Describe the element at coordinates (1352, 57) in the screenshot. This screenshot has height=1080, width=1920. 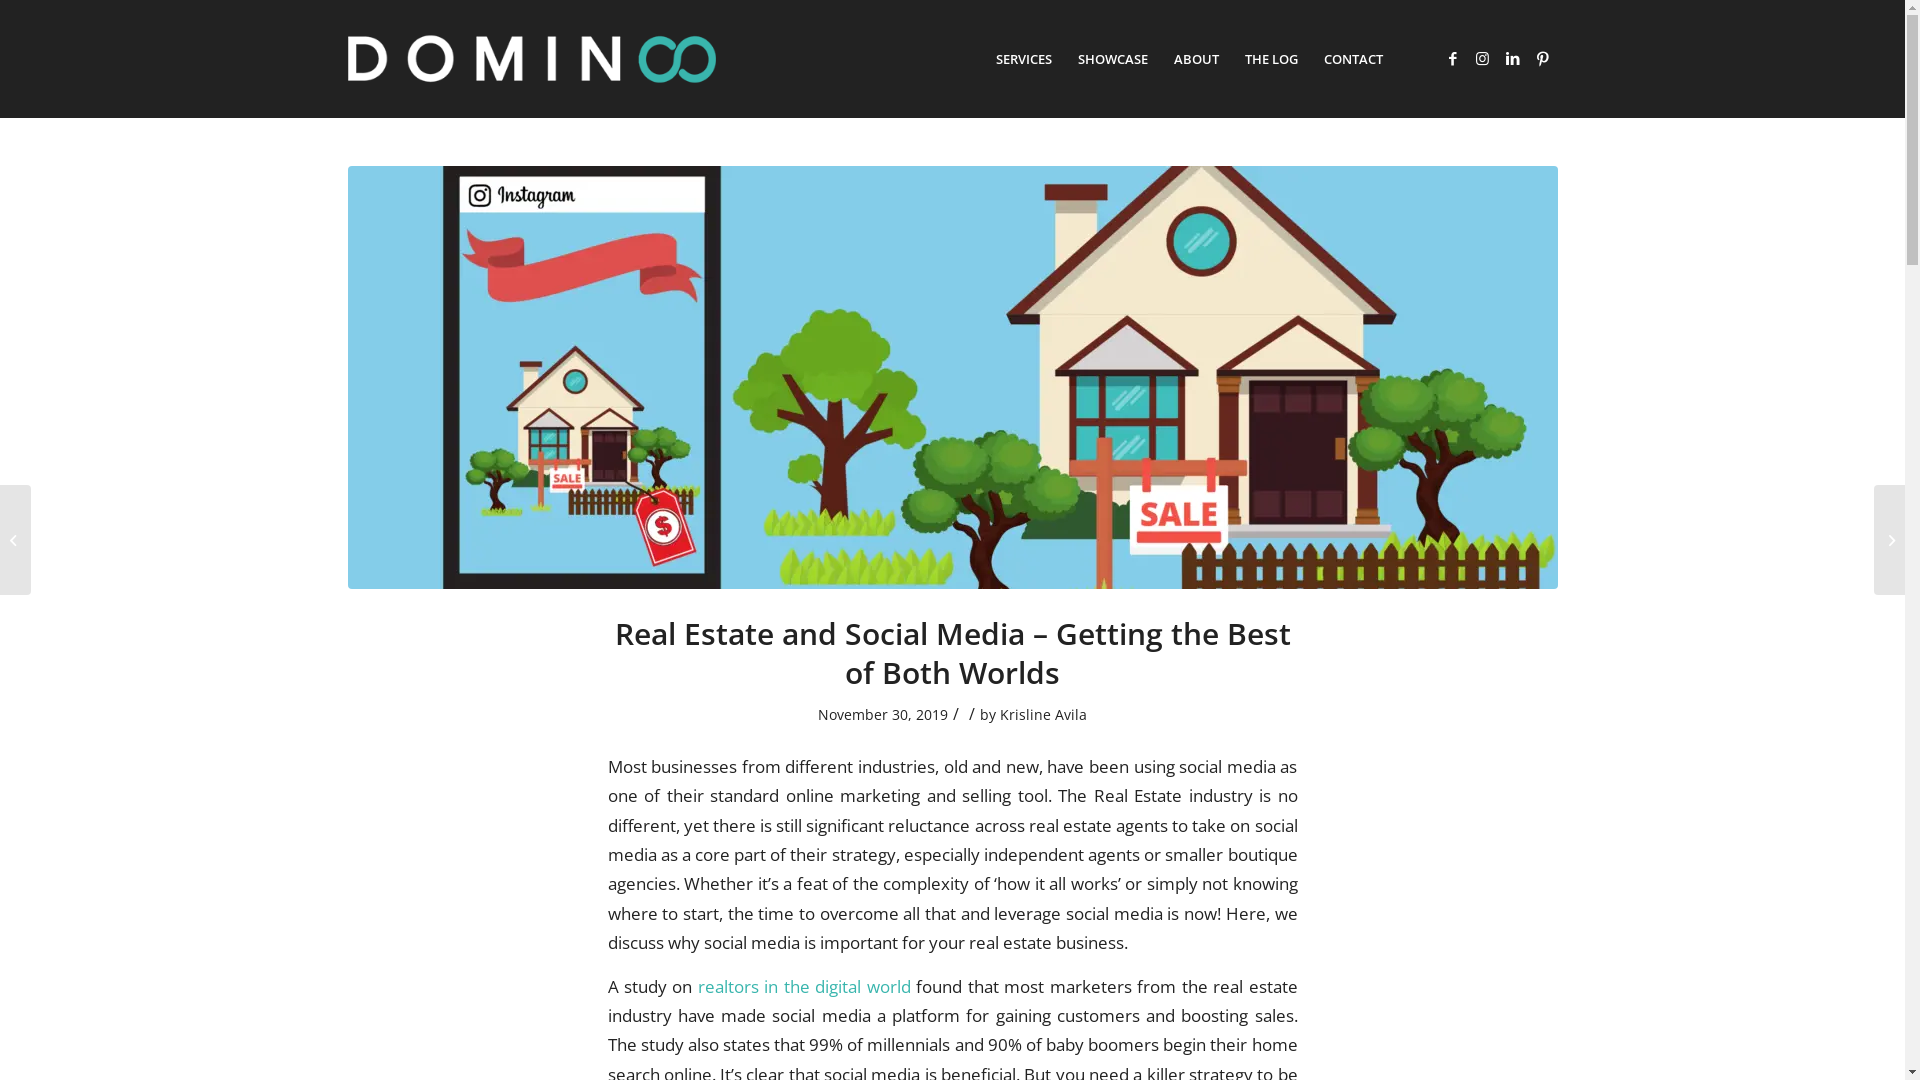
I see `'CONTACT'` at that location.